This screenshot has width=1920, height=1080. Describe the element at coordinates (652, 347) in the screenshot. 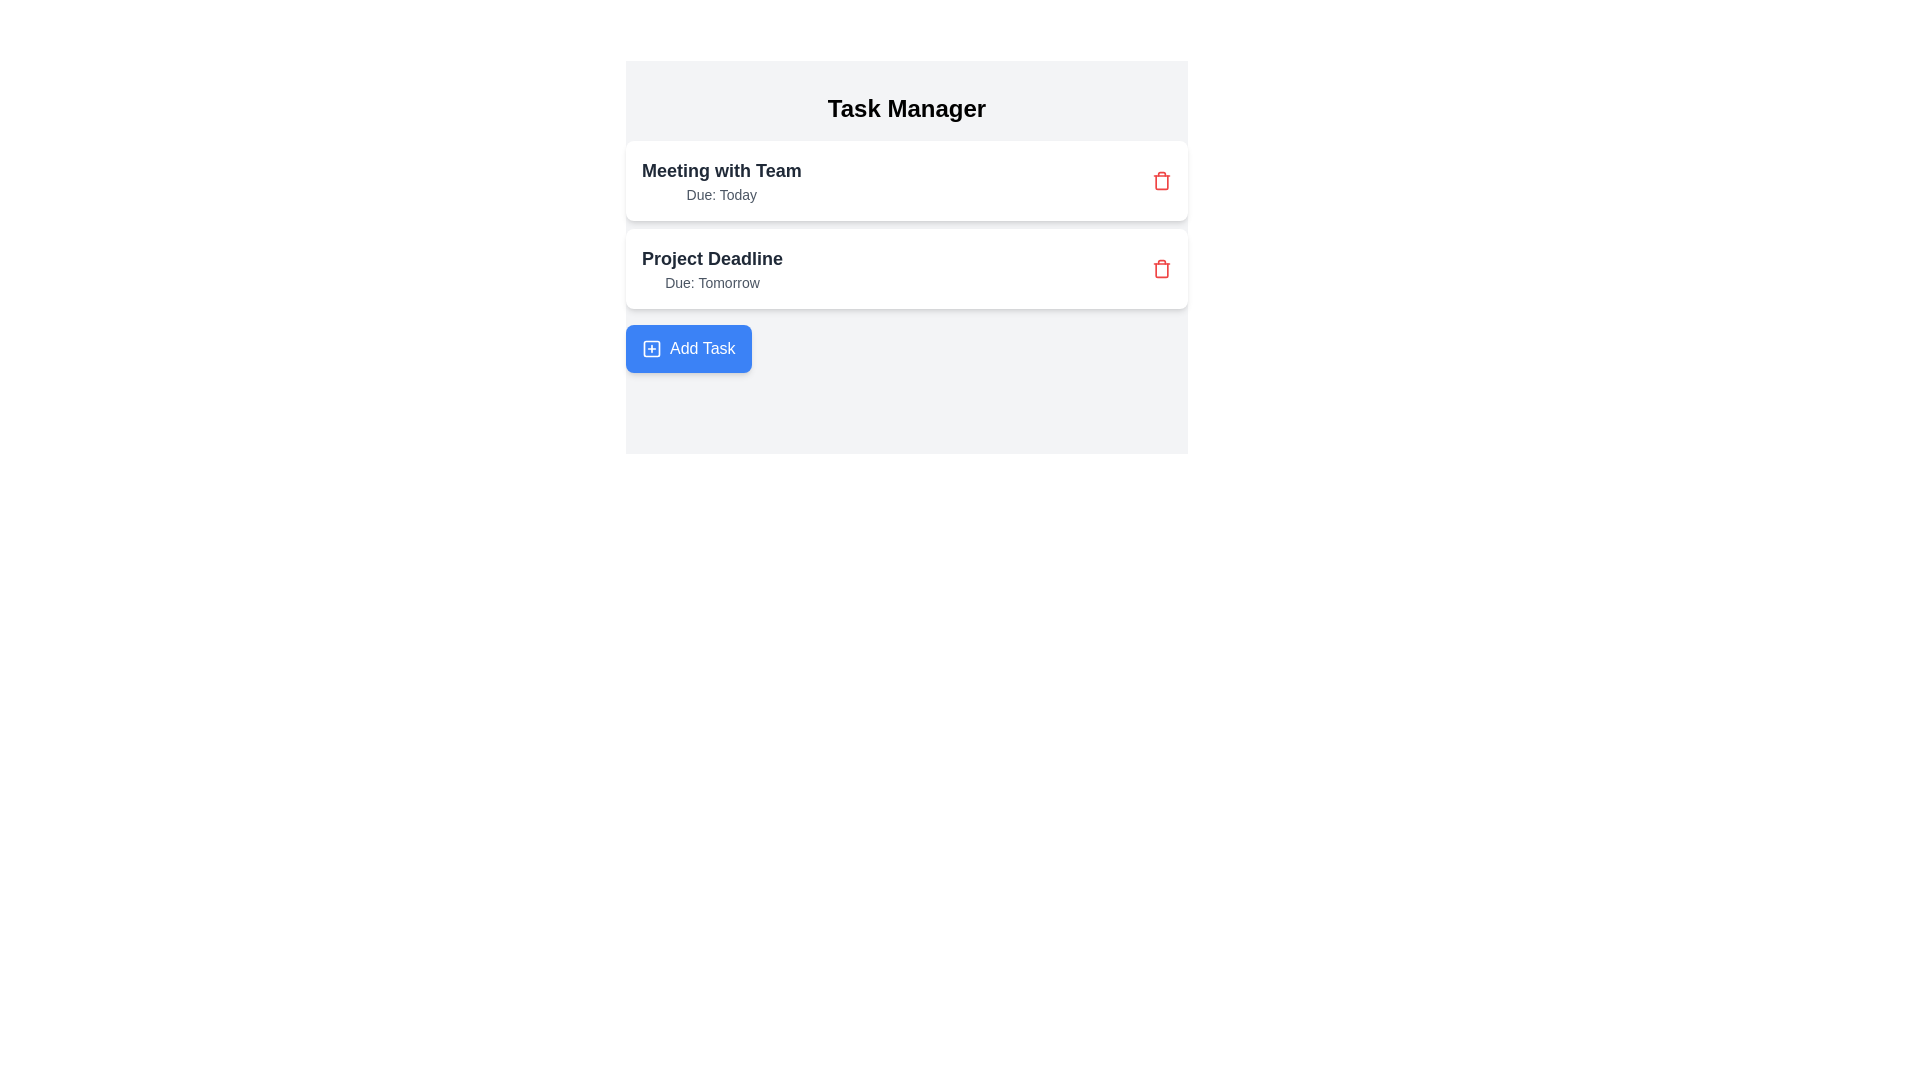

I see `the rounded square icon located inside the blue button labeled 'Add Task' at the bottom left of the task list` at that location.